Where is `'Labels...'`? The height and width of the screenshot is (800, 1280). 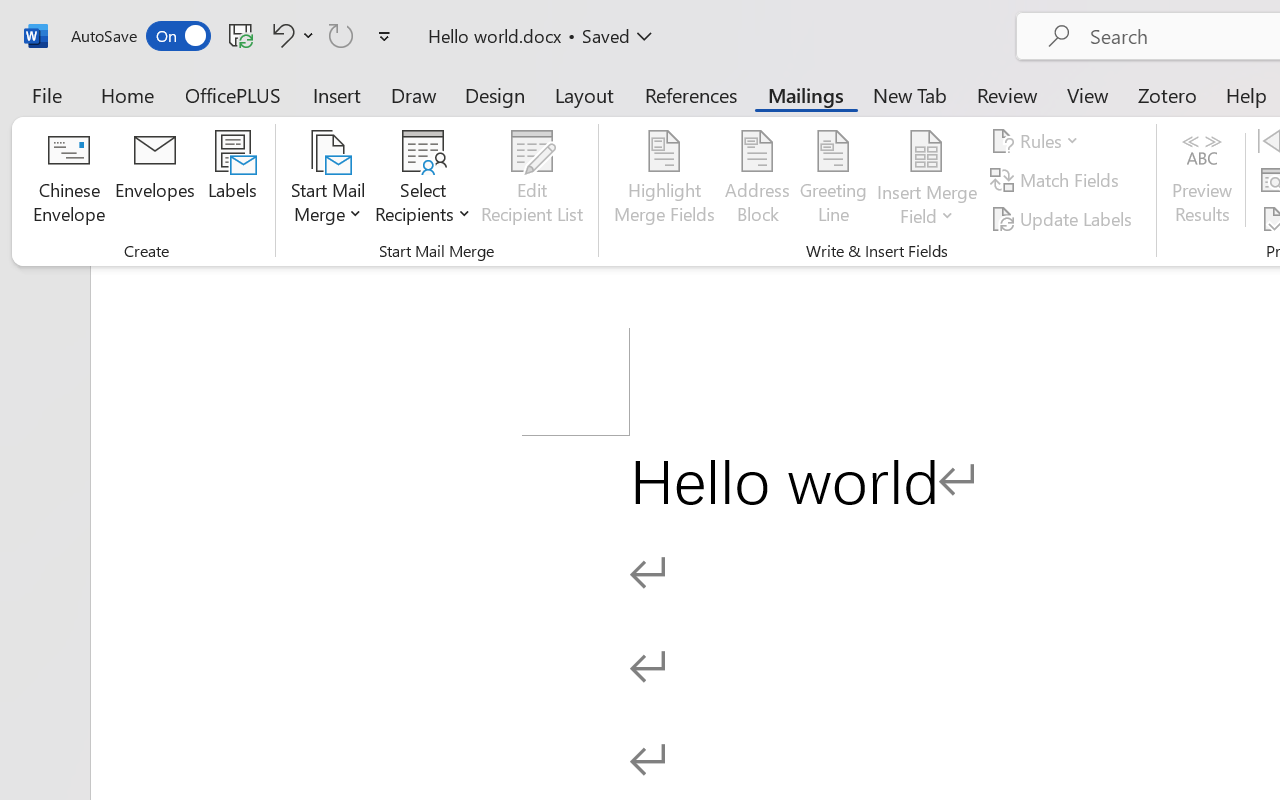
'Labels...' is located at coordinates (232, 179).